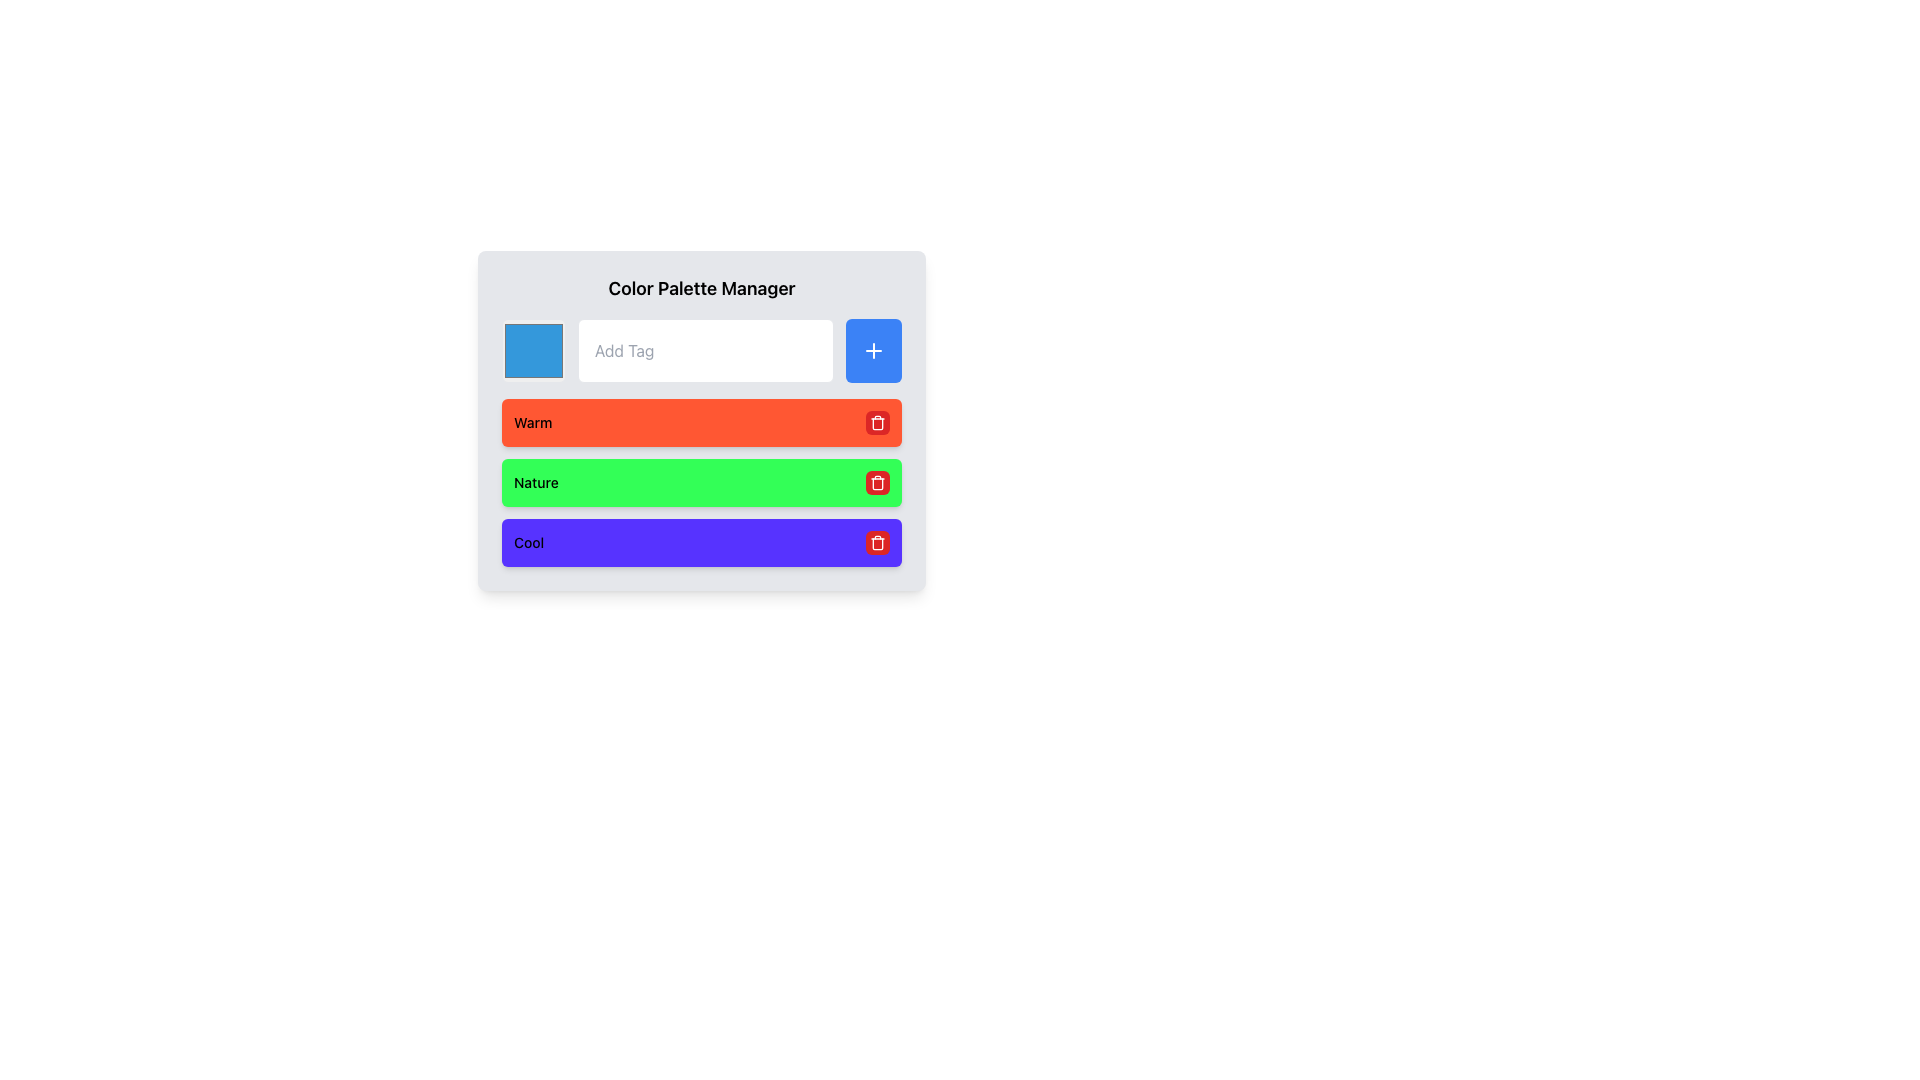 The width and height of the screenshot is (1920, 1080). What do you see at coordinates (873, 350) in the screenshot?
I see `the 'Add' button located on the right side of the 'Add Tag' input field in the Color Palette Manager interface` at bounding box center [873, 350].